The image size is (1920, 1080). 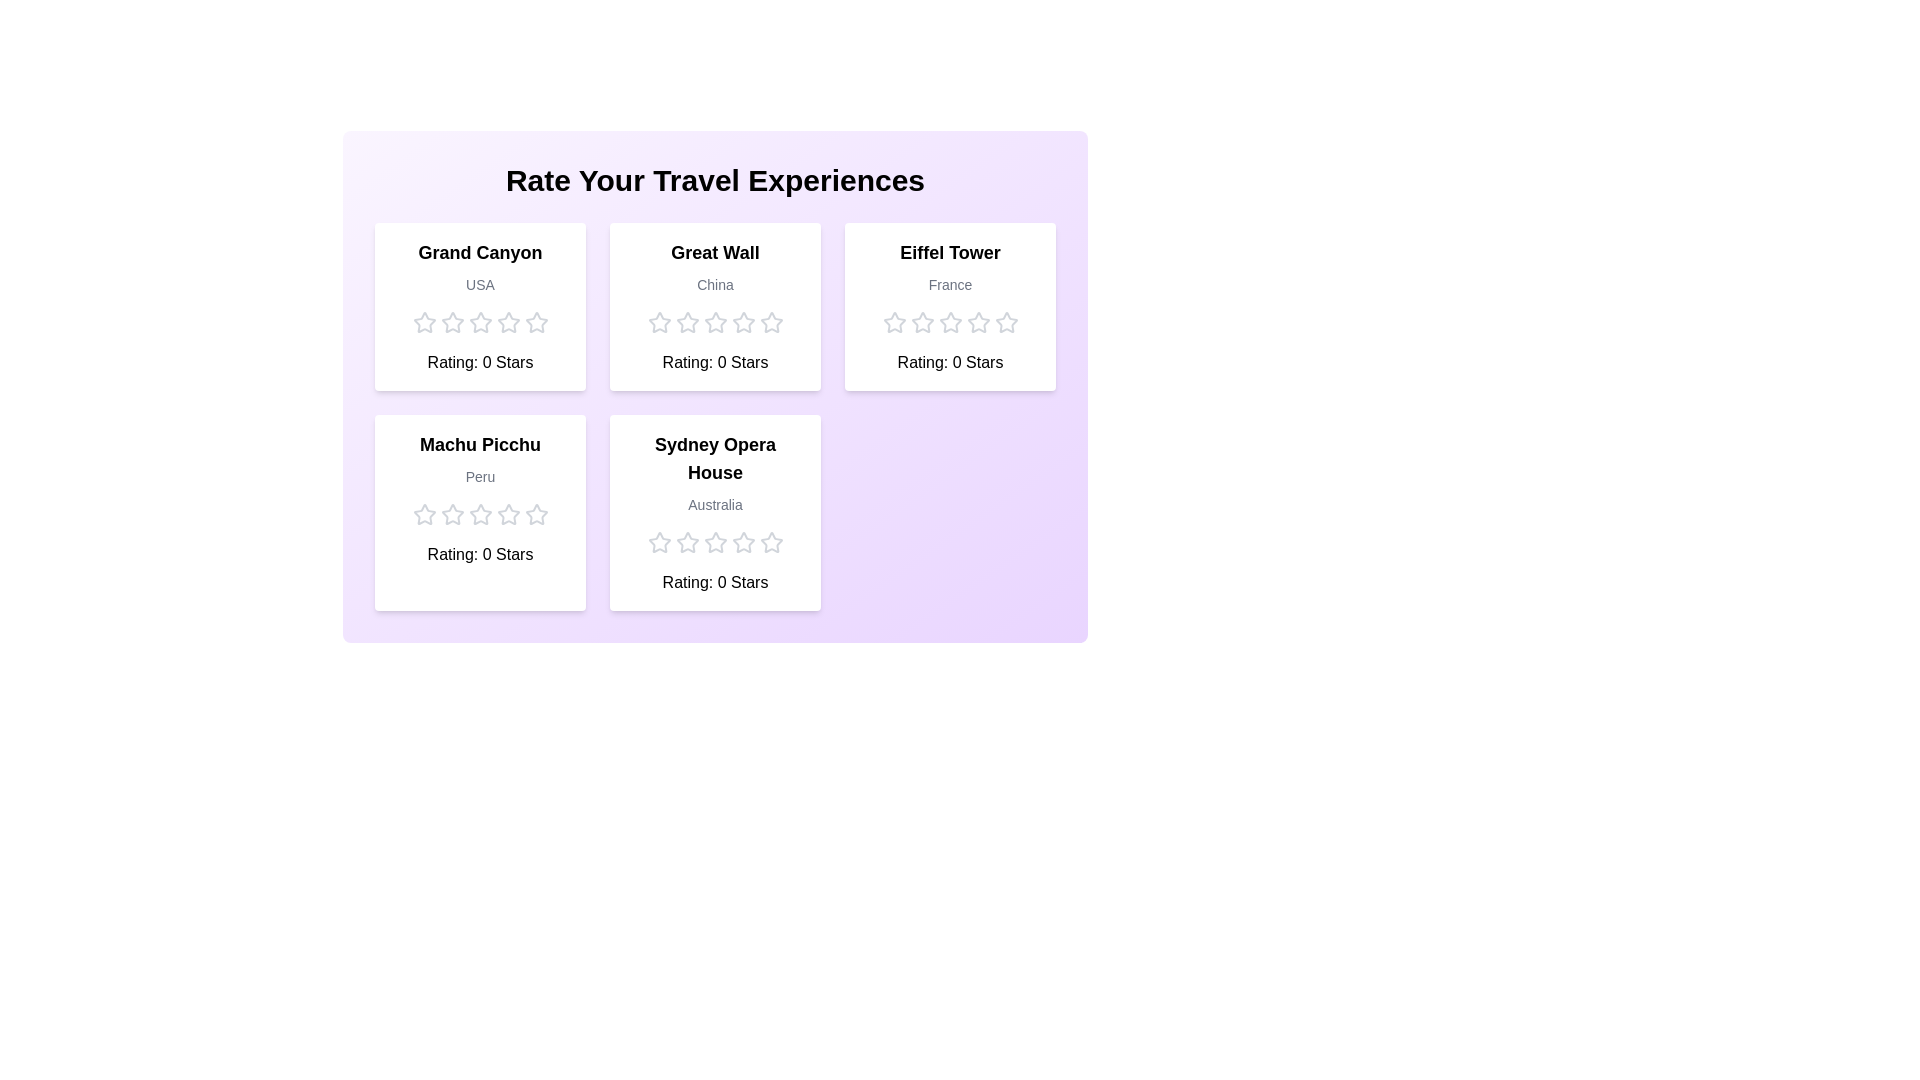 I want to click on the star icon to visualize the rating for 2 stars, so click(x=451, y=322).